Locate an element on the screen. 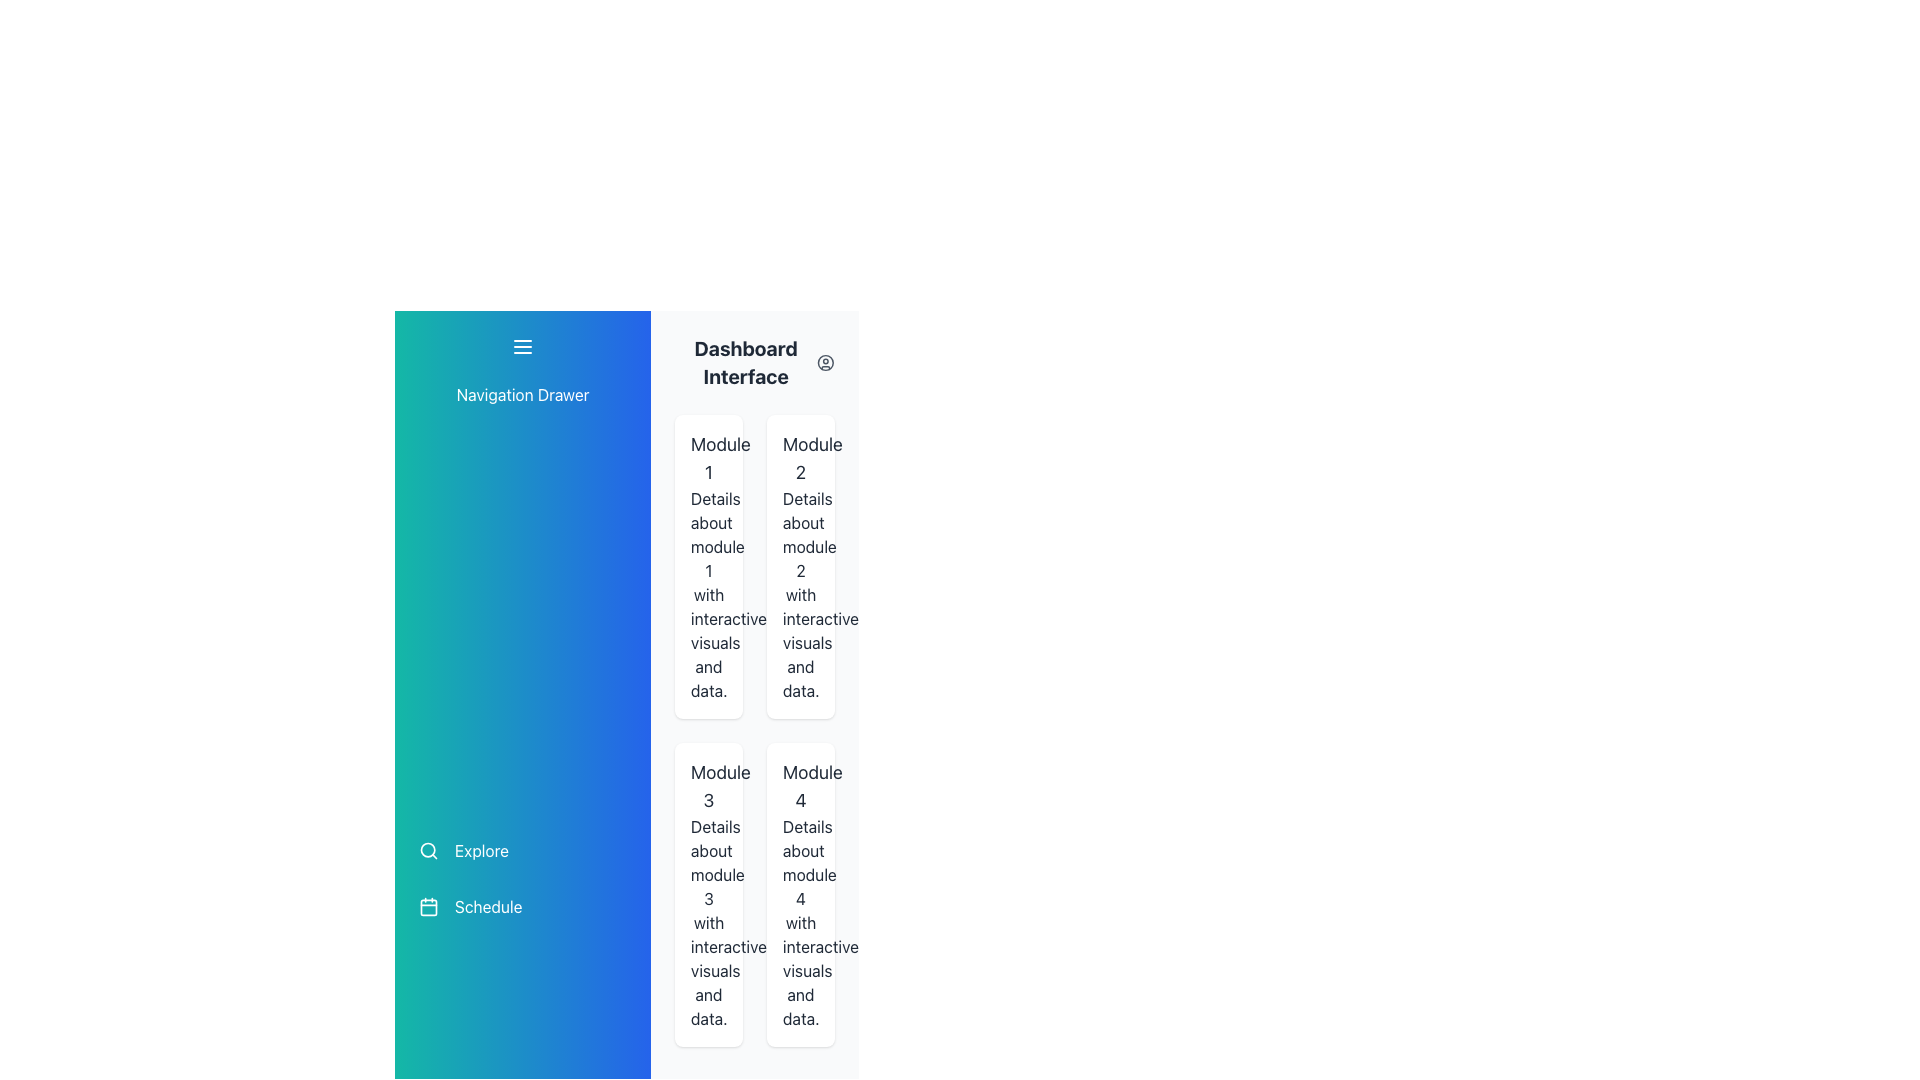 The width and height of the screenshot is (1920, 1080). the first navigation button in the vertical list within the navigation drawer is located at coordinates (523, 851).